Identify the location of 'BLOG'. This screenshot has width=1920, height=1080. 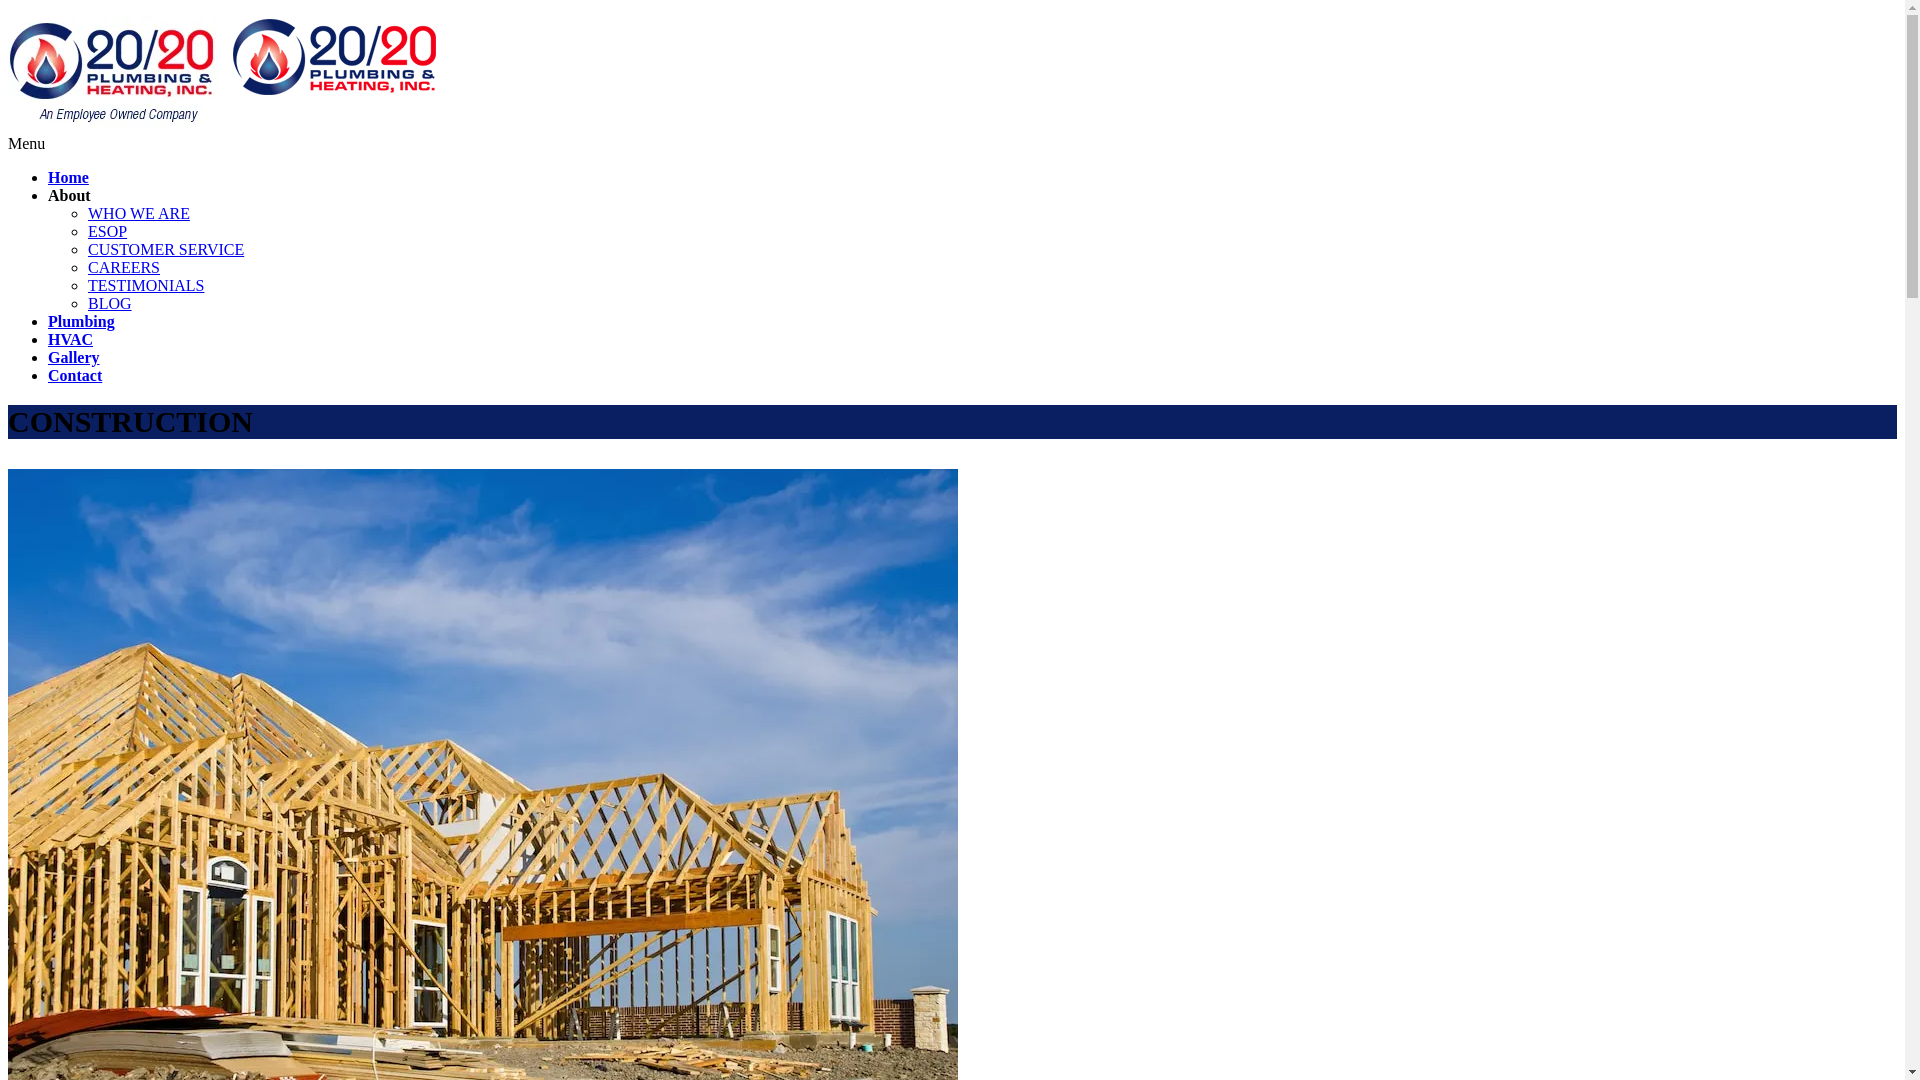
(109, 303).